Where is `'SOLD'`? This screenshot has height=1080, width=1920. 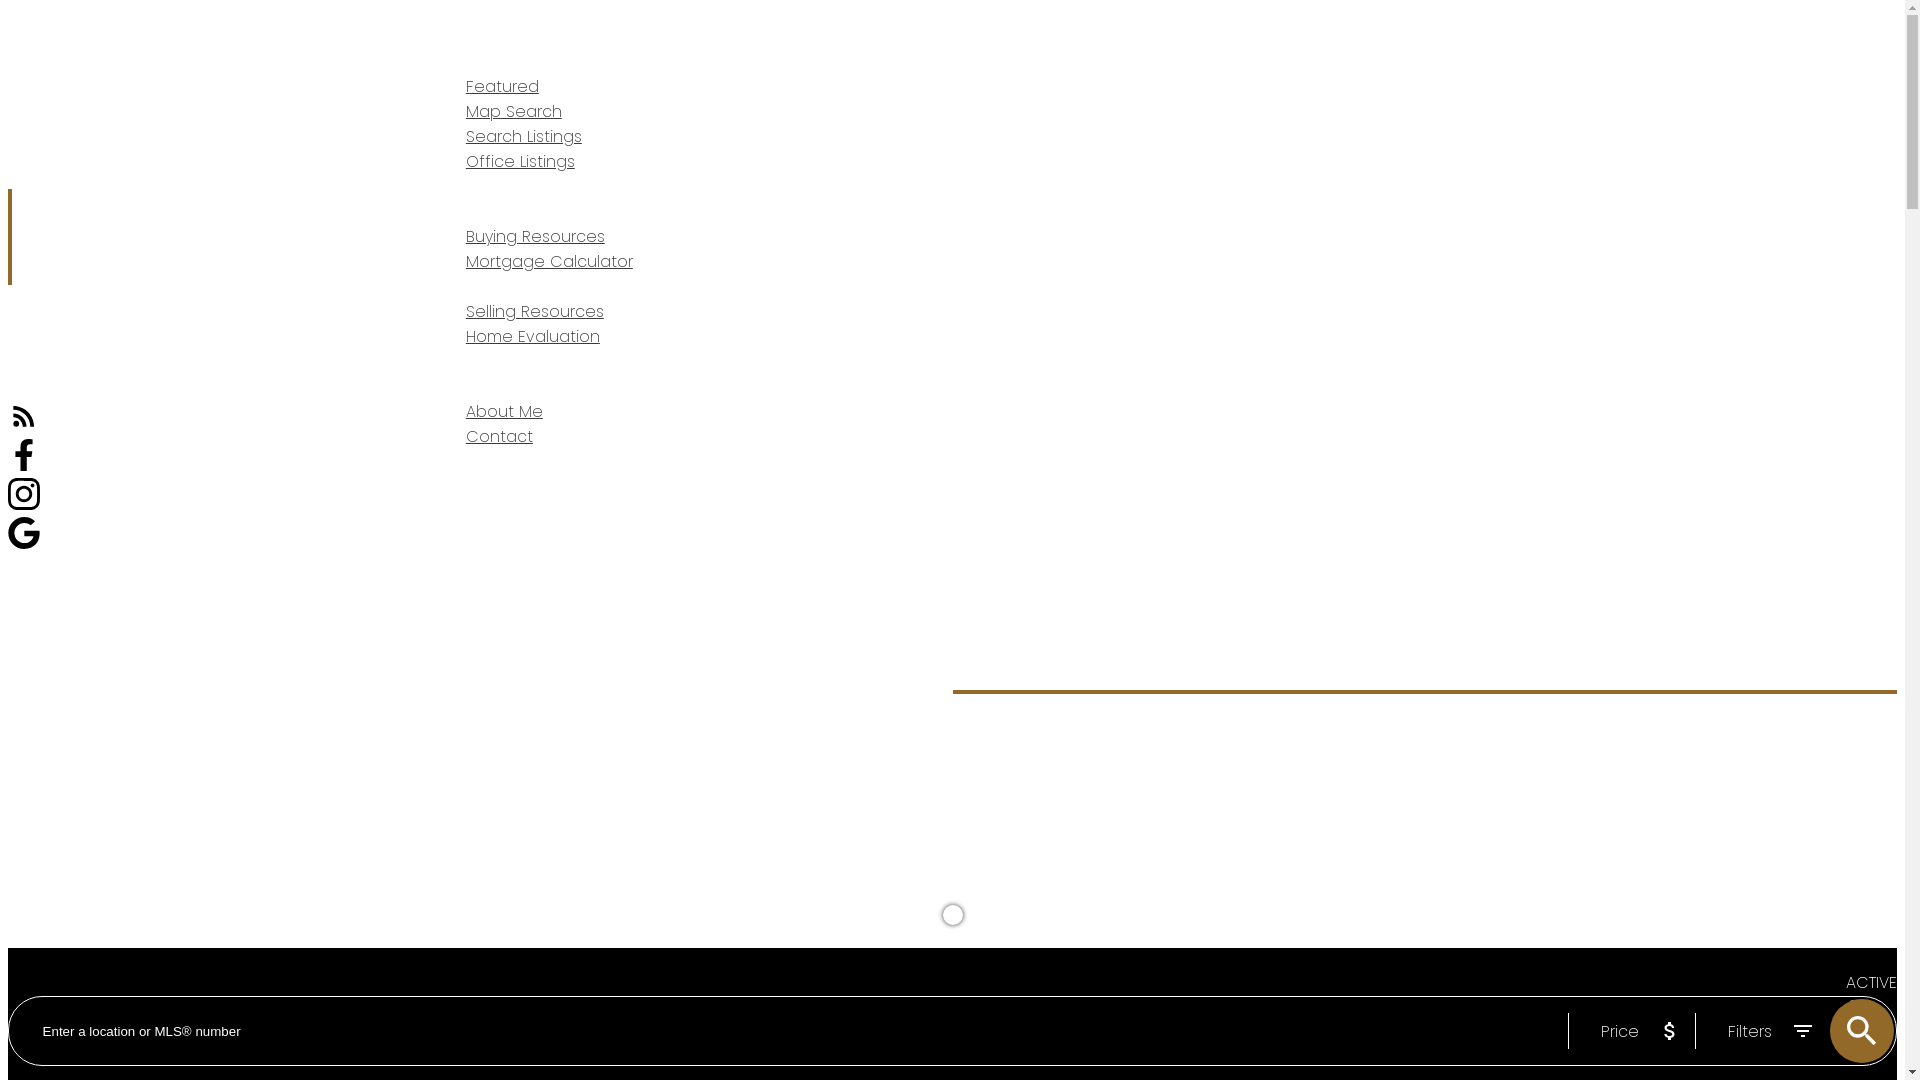
'SOLD' is located at coordinates (1870, 1032).